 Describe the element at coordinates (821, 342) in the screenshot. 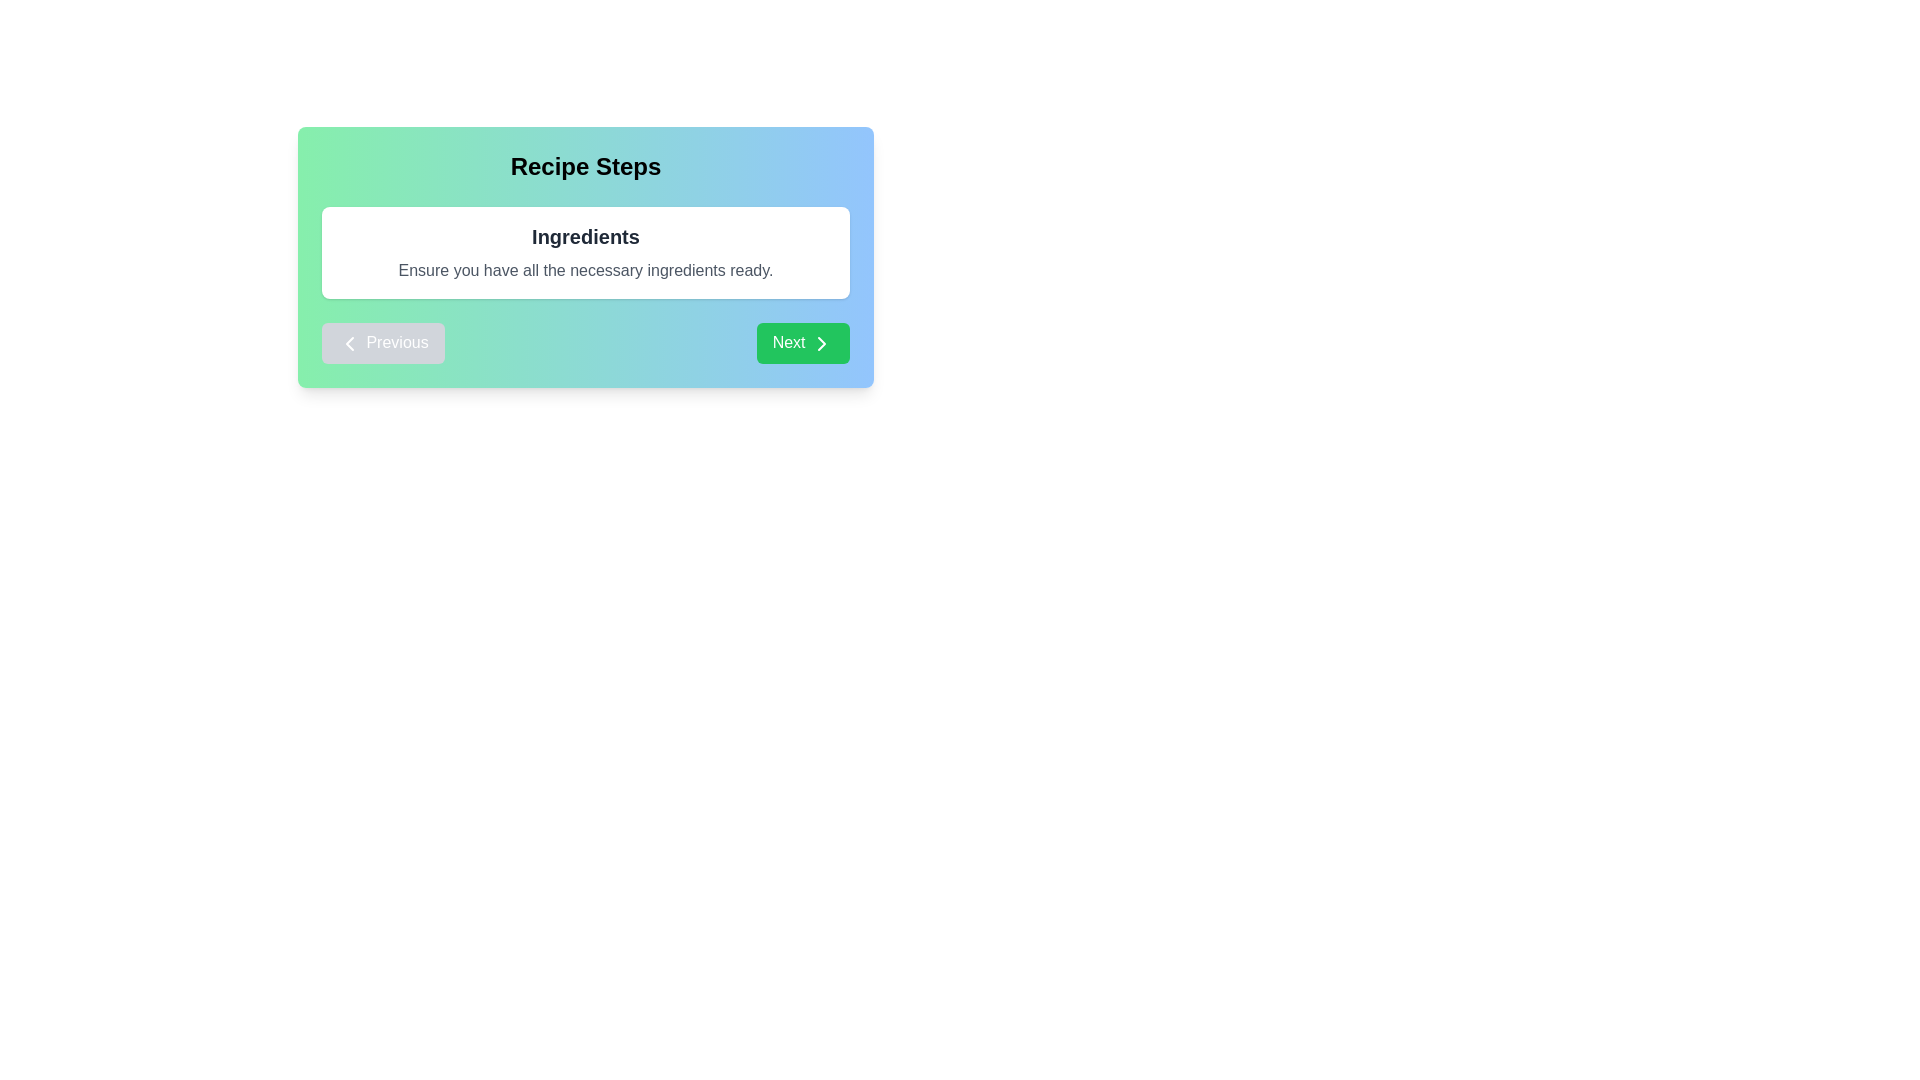

I see `the decorative icon located on the right side of the 'Next' button, which enhances the visual cue to proceed to the next step` at that location.